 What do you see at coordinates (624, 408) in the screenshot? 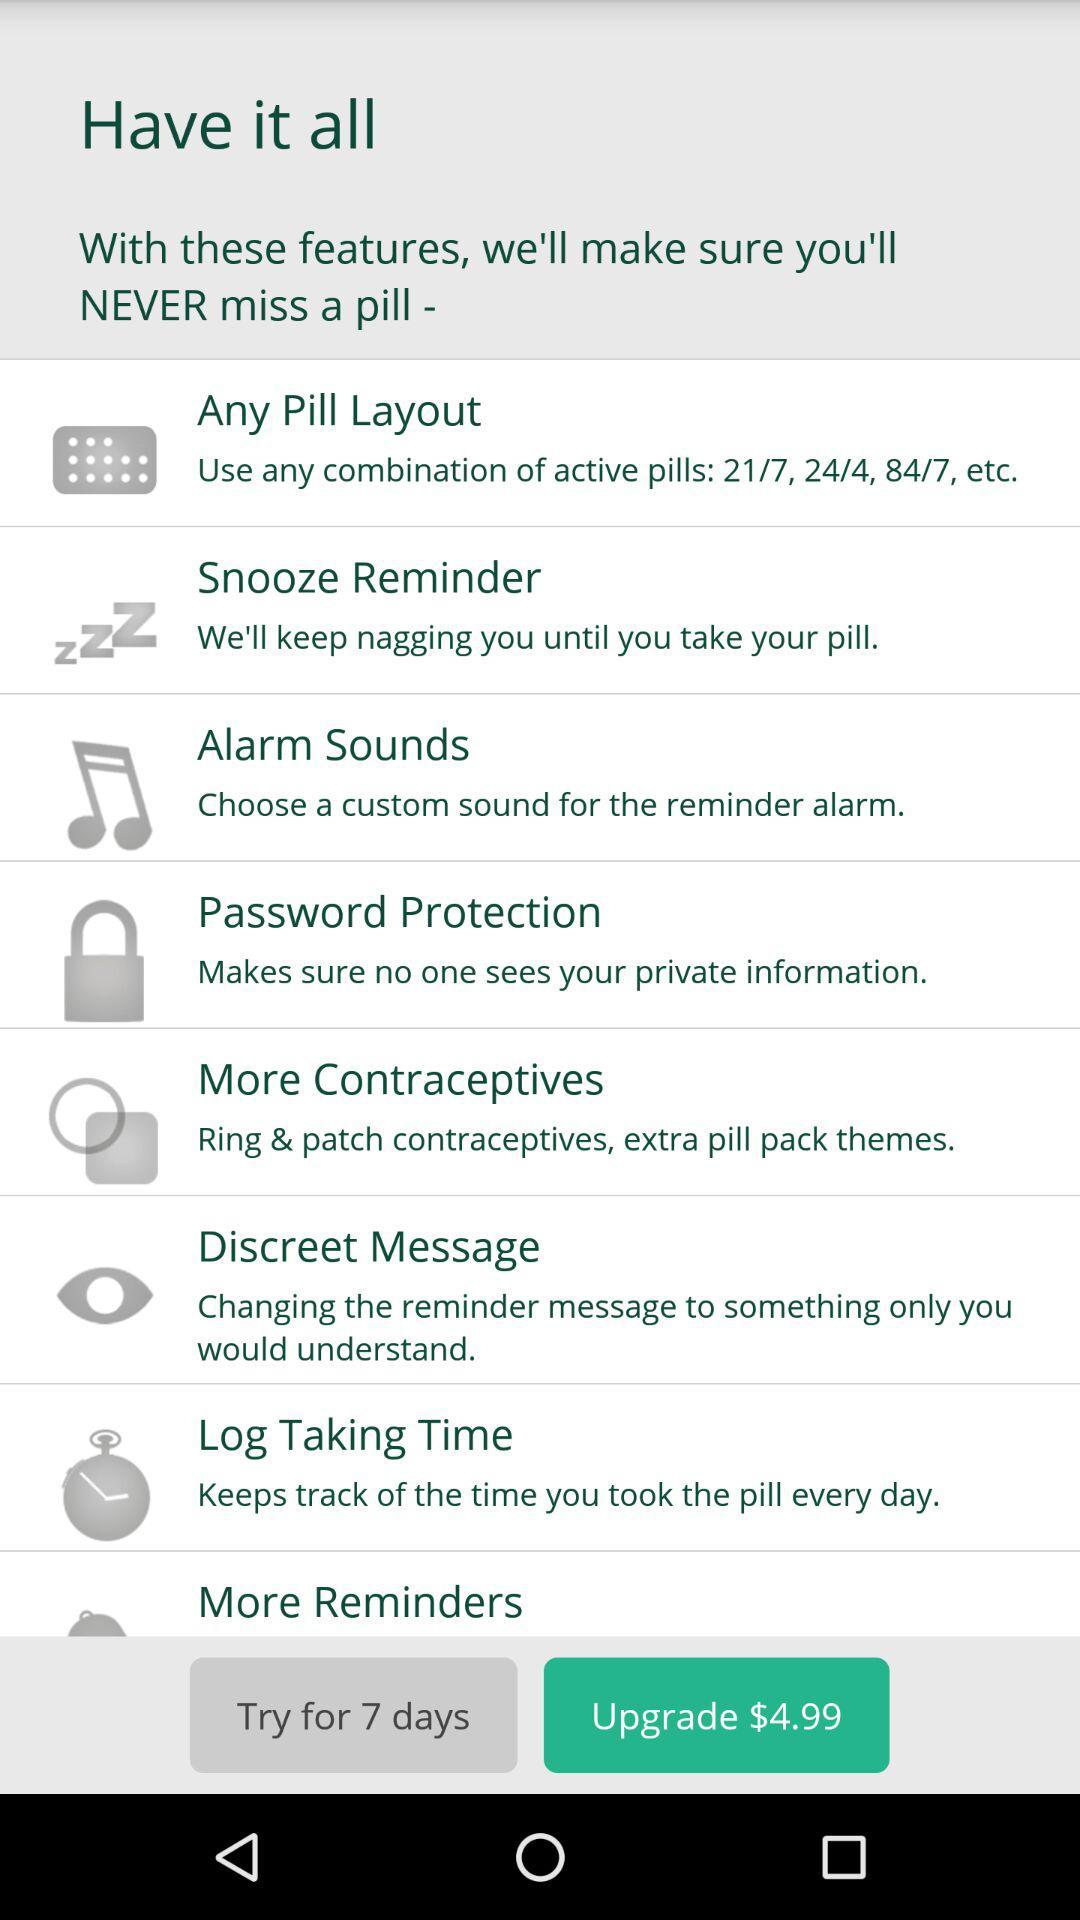
I see `the app above the use any combination icon` at bounding box center [624, 408].